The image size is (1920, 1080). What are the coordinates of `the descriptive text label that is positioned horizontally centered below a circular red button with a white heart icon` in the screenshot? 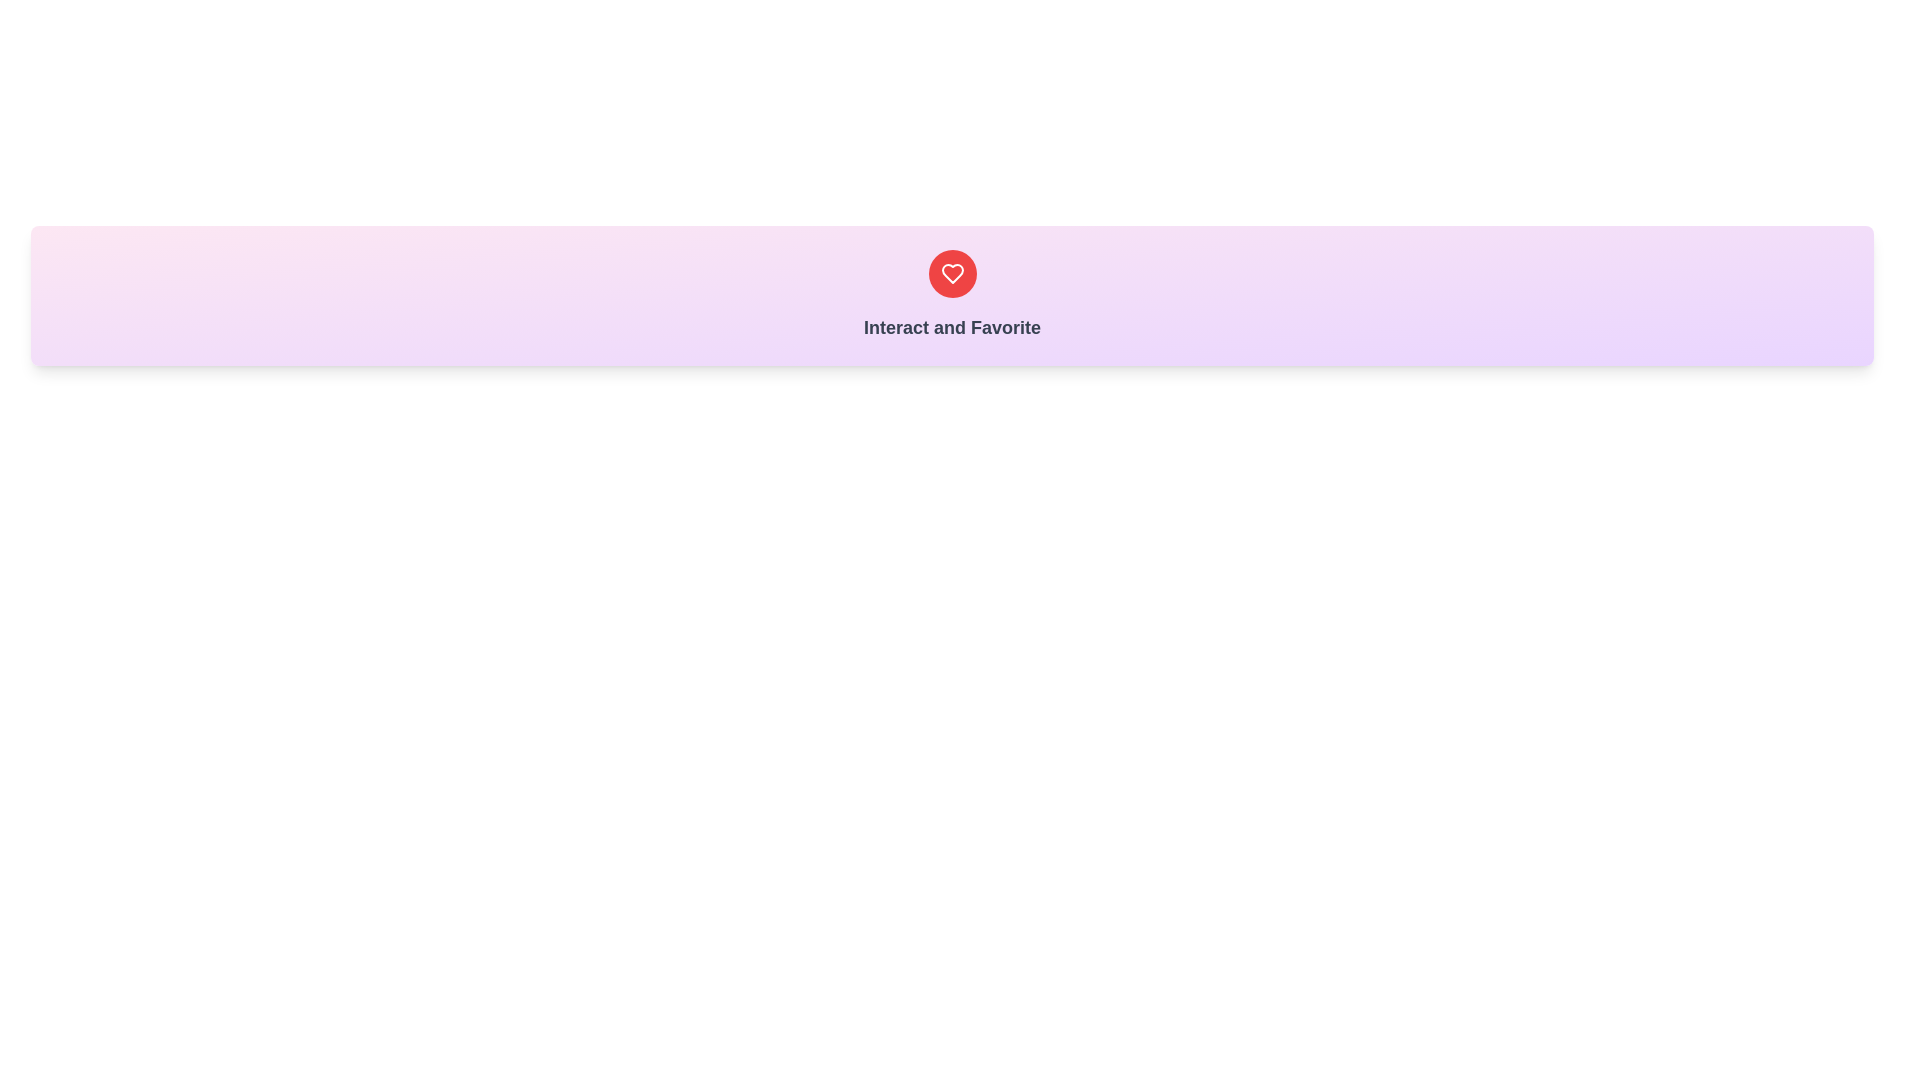 It's located at (951, 326).